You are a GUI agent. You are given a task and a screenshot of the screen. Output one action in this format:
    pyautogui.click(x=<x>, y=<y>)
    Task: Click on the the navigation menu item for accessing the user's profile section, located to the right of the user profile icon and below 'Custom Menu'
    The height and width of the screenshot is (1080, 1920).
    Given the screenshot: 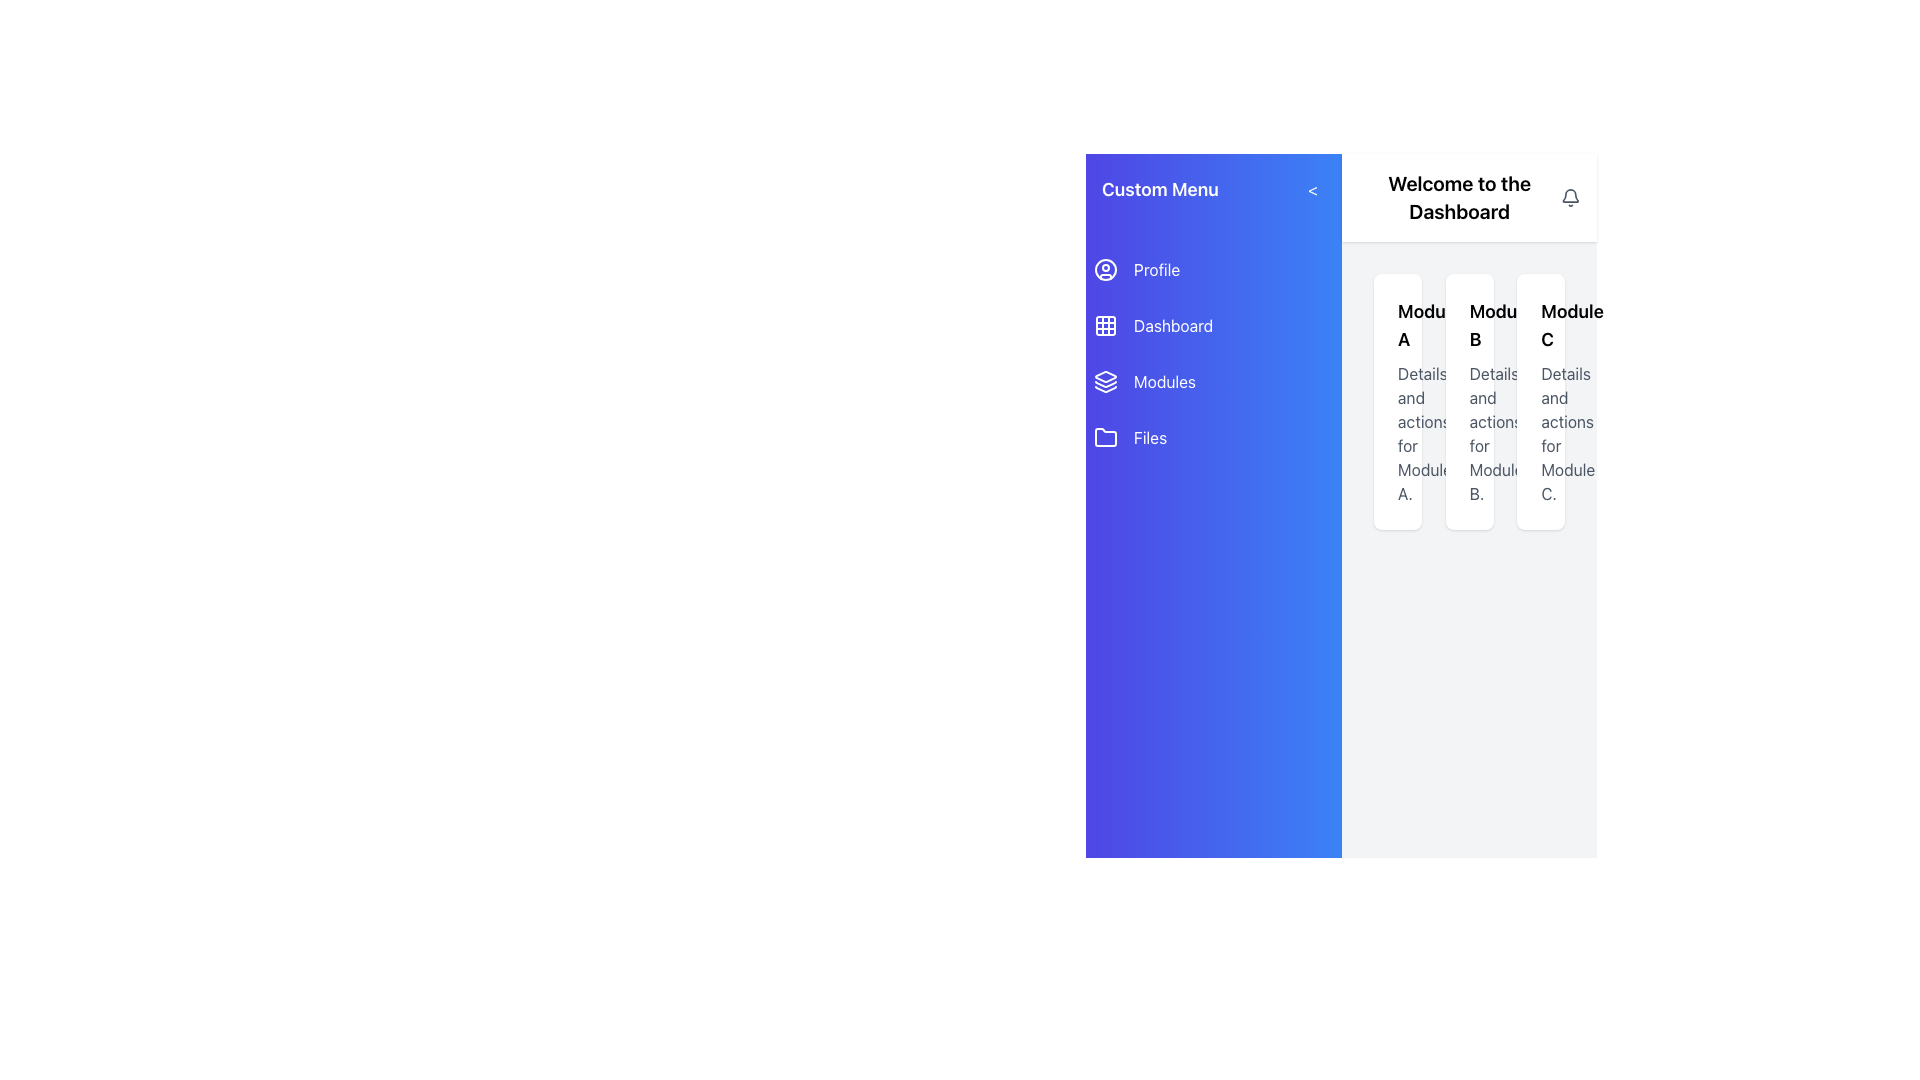 What is the action you would take?
    pyautogui.click(x=1157, y=270)
    